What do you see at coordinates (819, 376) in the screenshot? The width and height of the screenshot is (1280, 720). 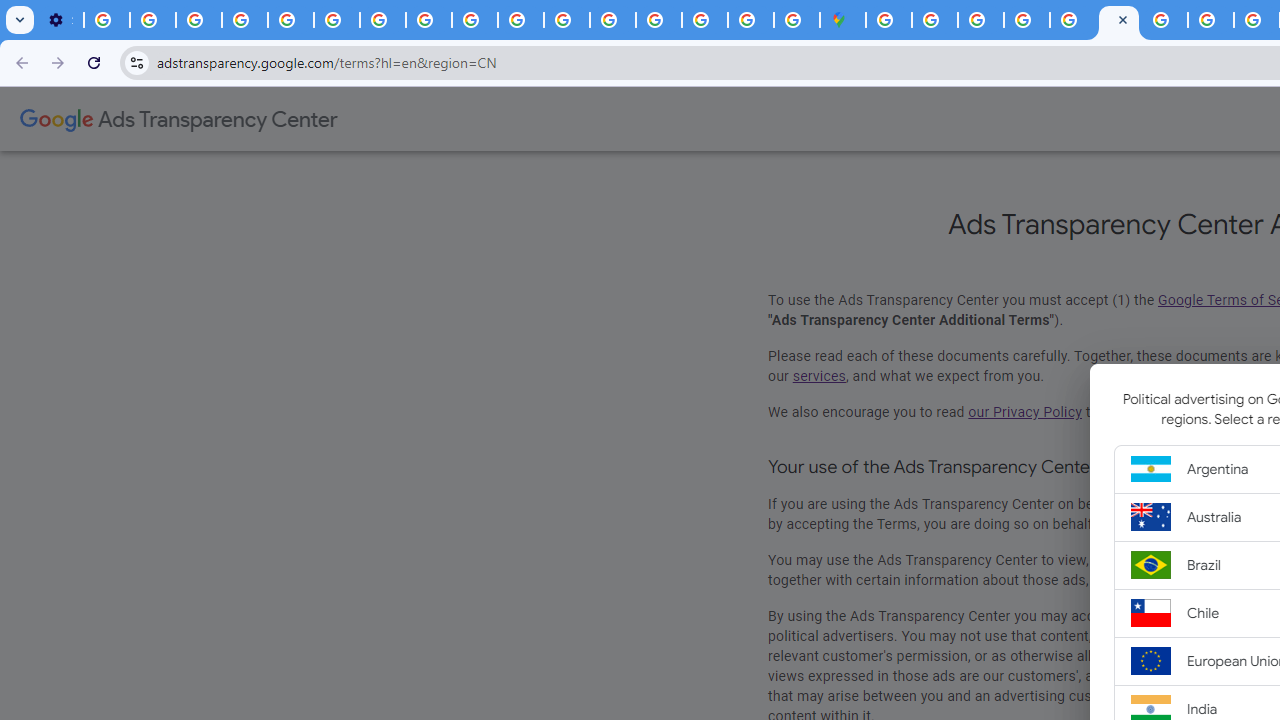 I see `'services'` at bounding box center [819, 376].